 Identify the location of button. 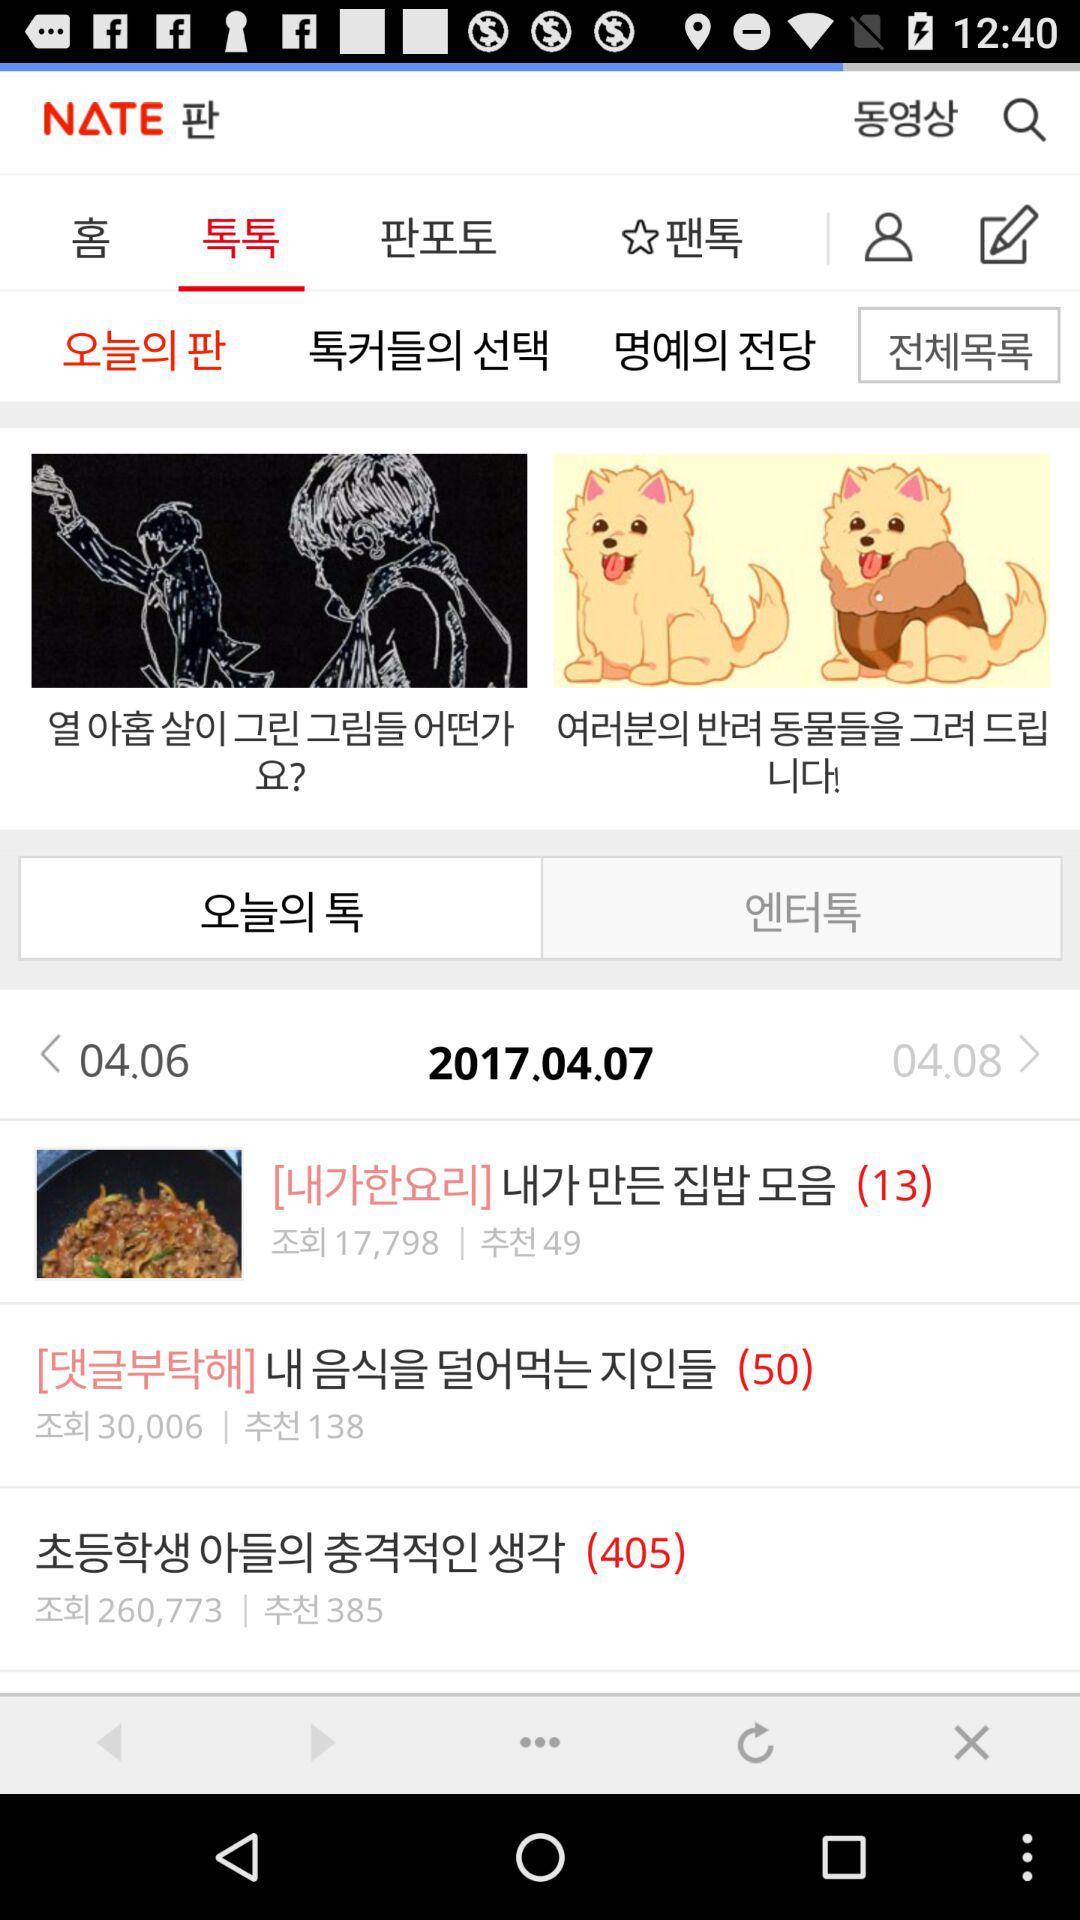
(971, 1741).